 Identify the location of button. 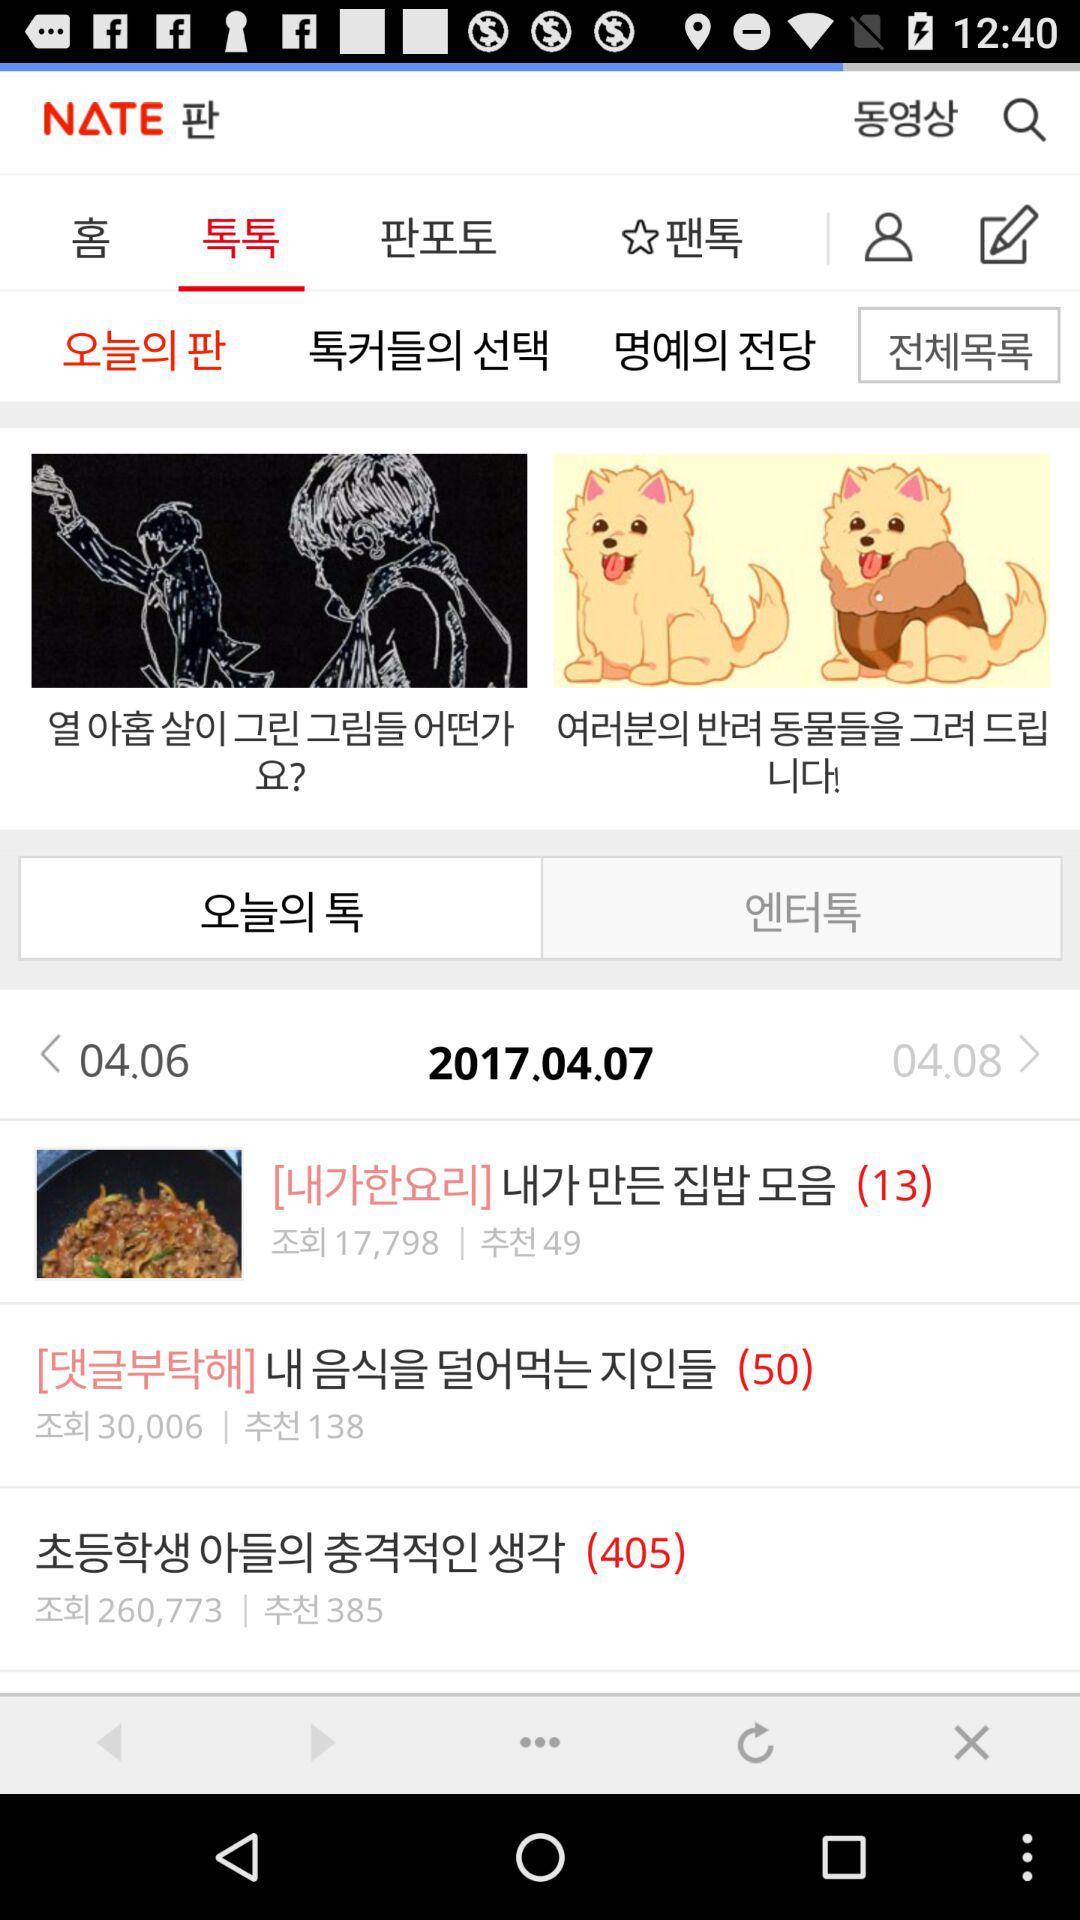
(971, 1741).